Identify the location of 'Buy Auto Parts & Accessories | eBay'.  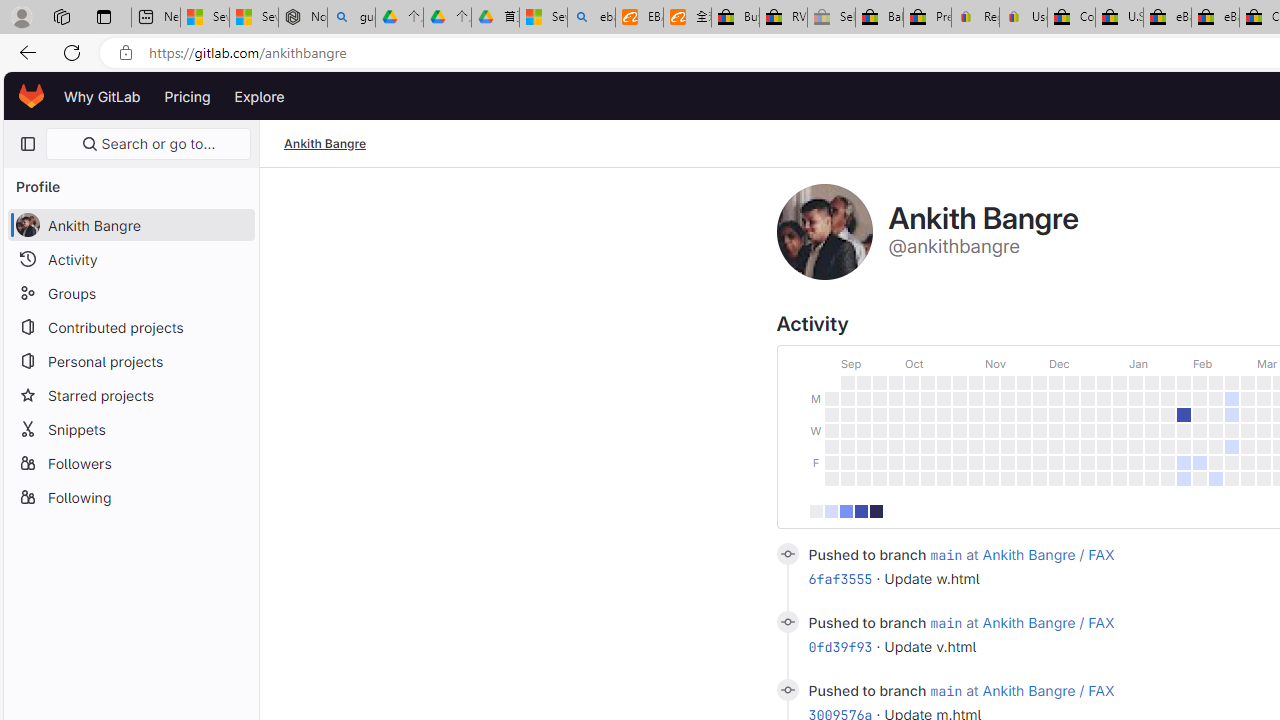
(734, 17).